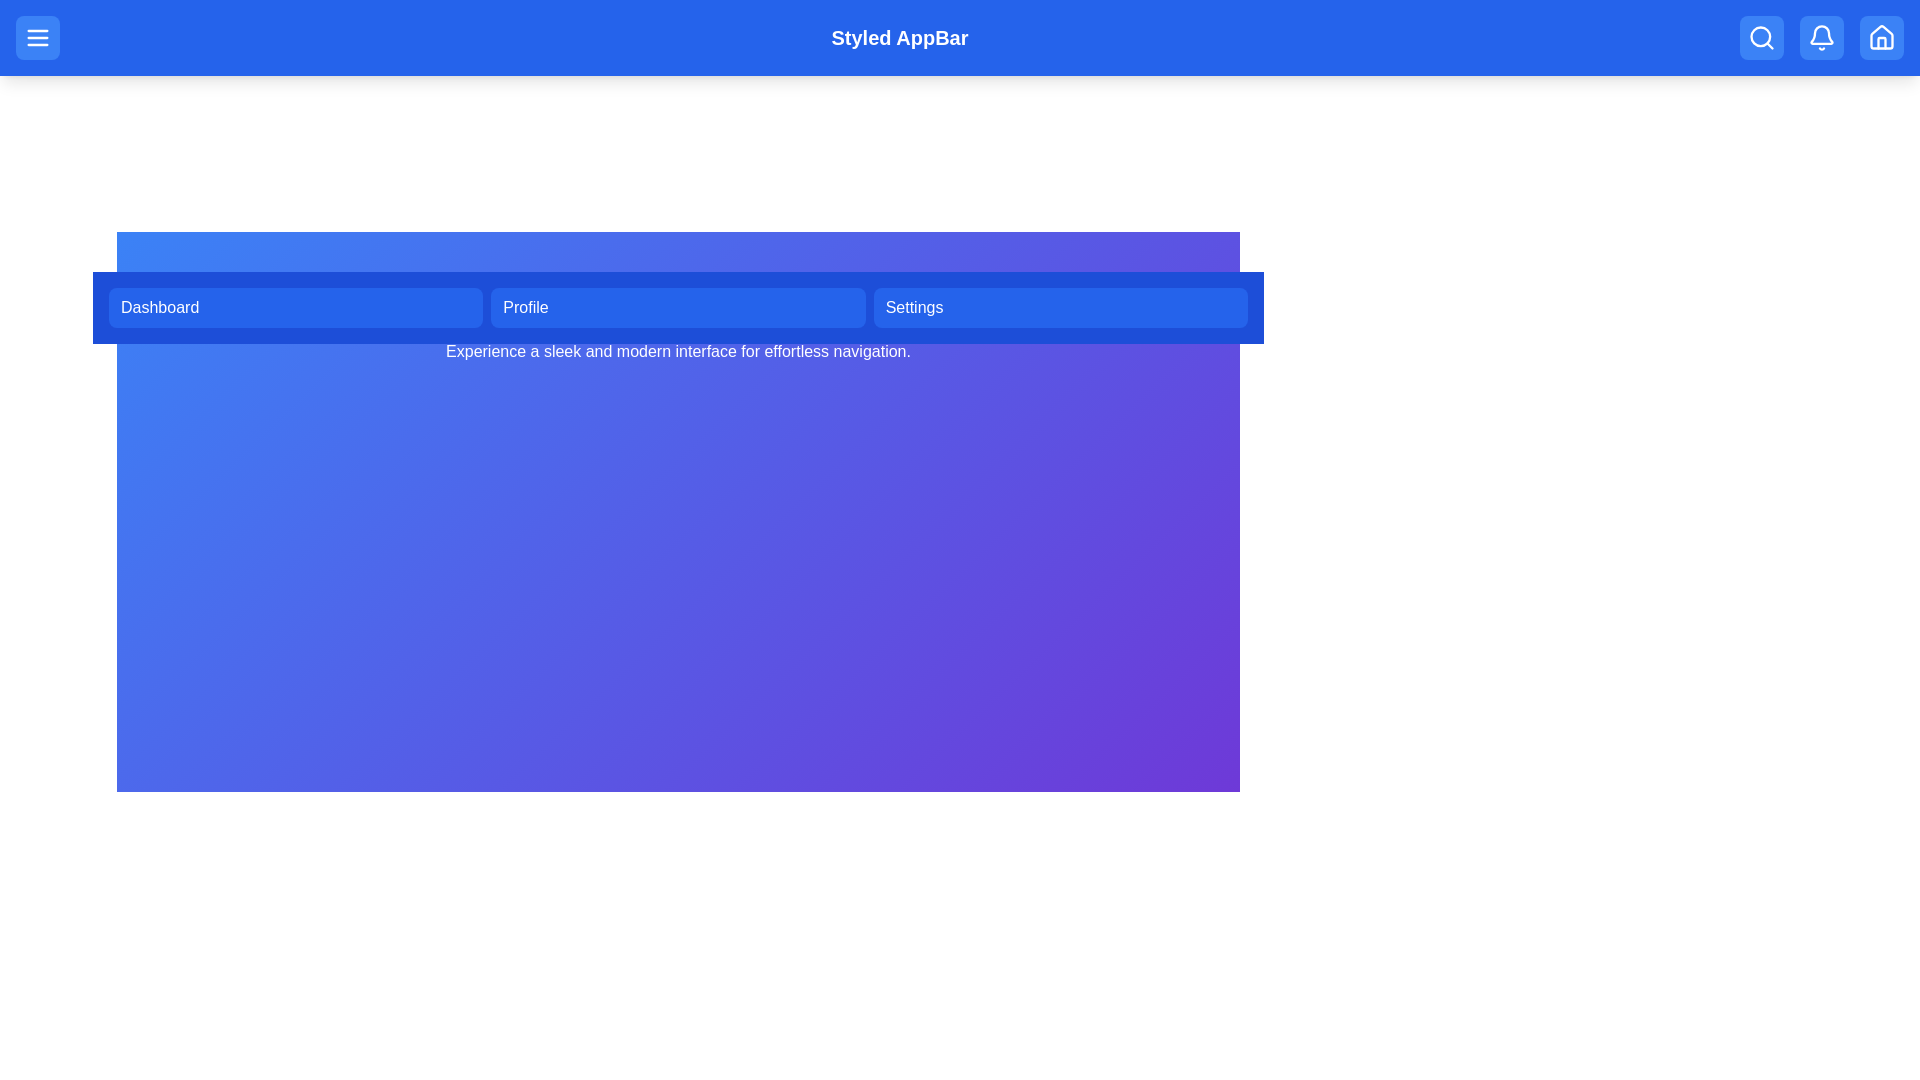  Describe the element at coordinates (677, 308) in the screenshot. I see `the navigation menu button corresponding to Profile` at that location.